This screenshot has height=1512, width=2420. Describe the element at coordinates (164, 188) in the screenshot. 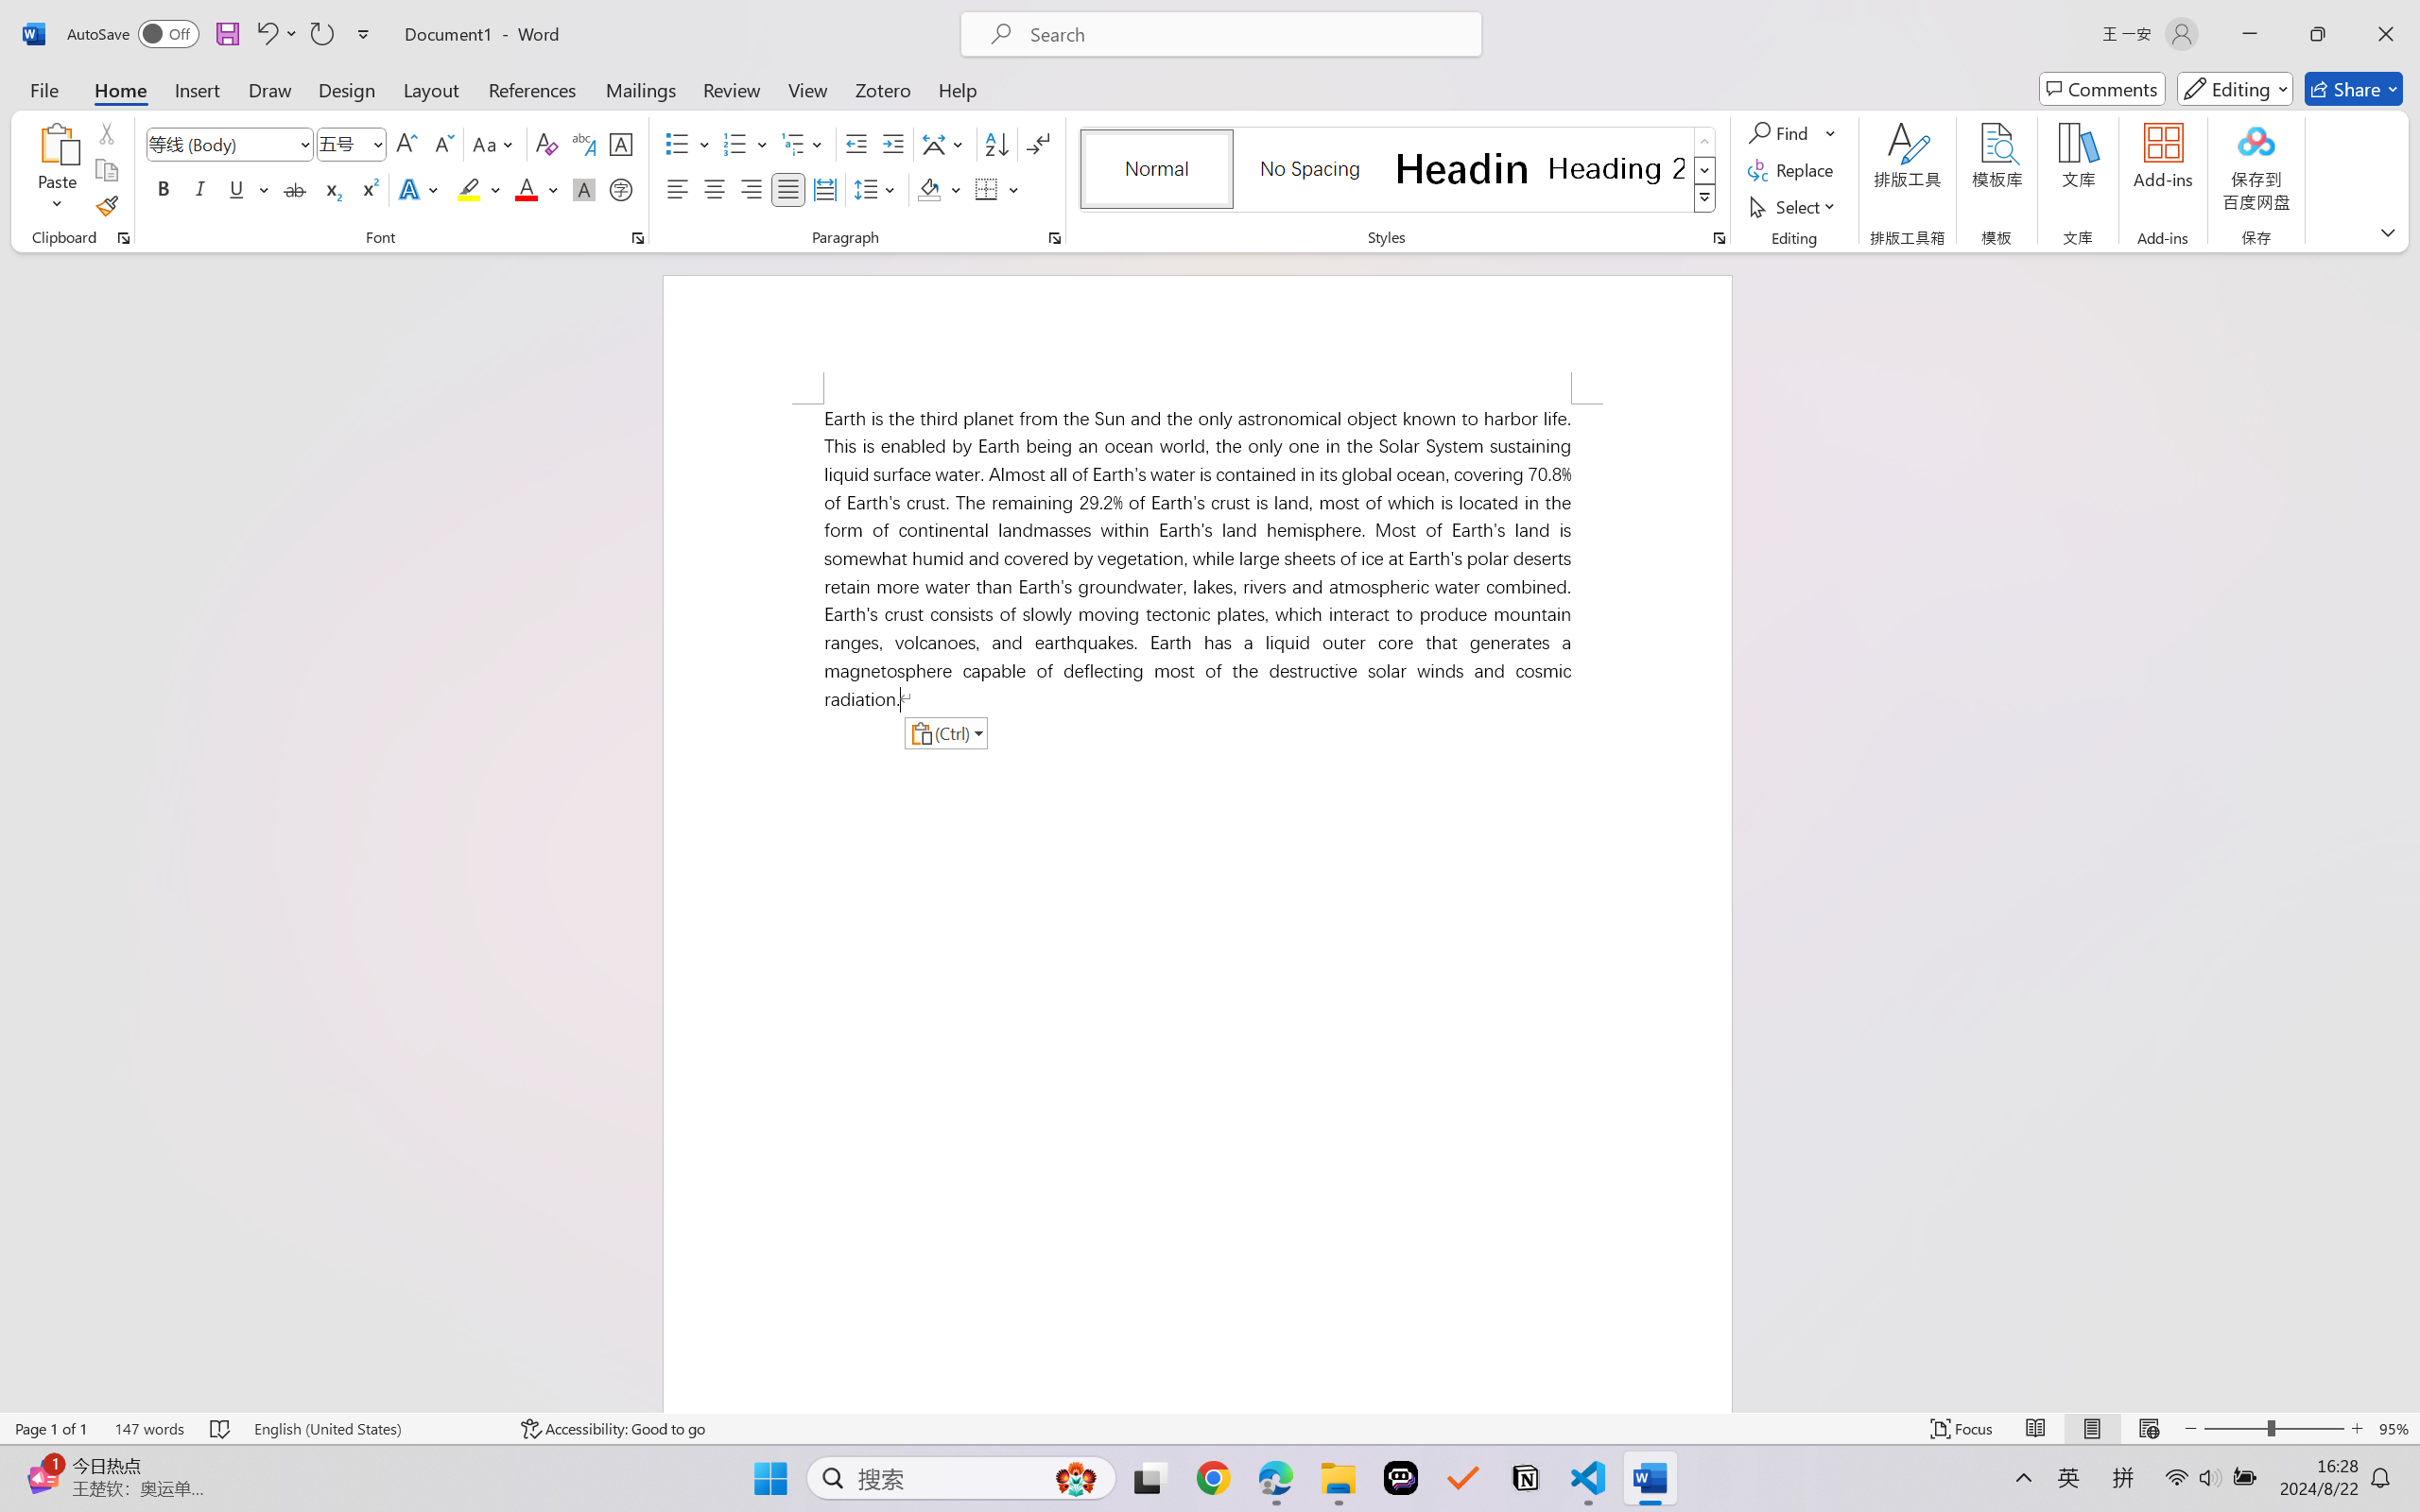

I see `'Bold'` at that location.